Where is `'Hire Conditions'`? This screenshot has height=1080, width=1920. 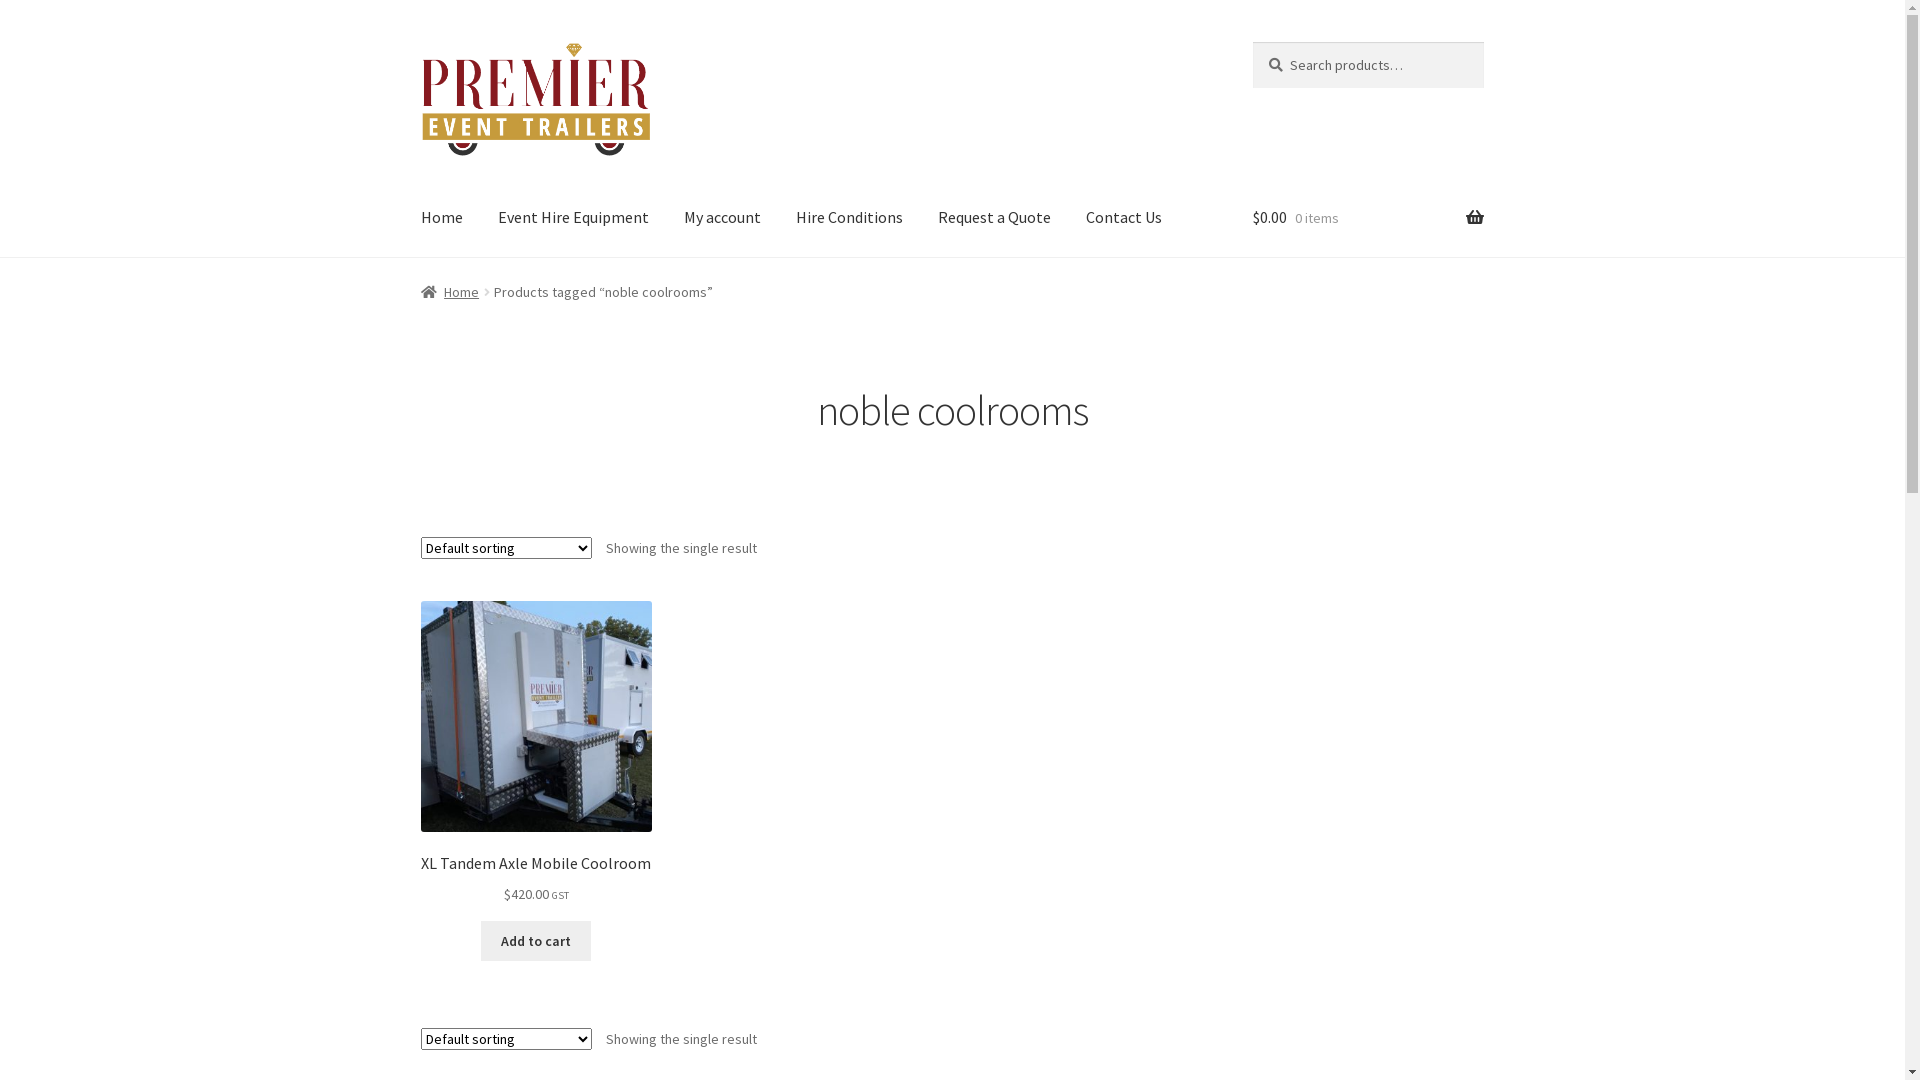 'Hire Conditions' is located at coordinates (849, 219).